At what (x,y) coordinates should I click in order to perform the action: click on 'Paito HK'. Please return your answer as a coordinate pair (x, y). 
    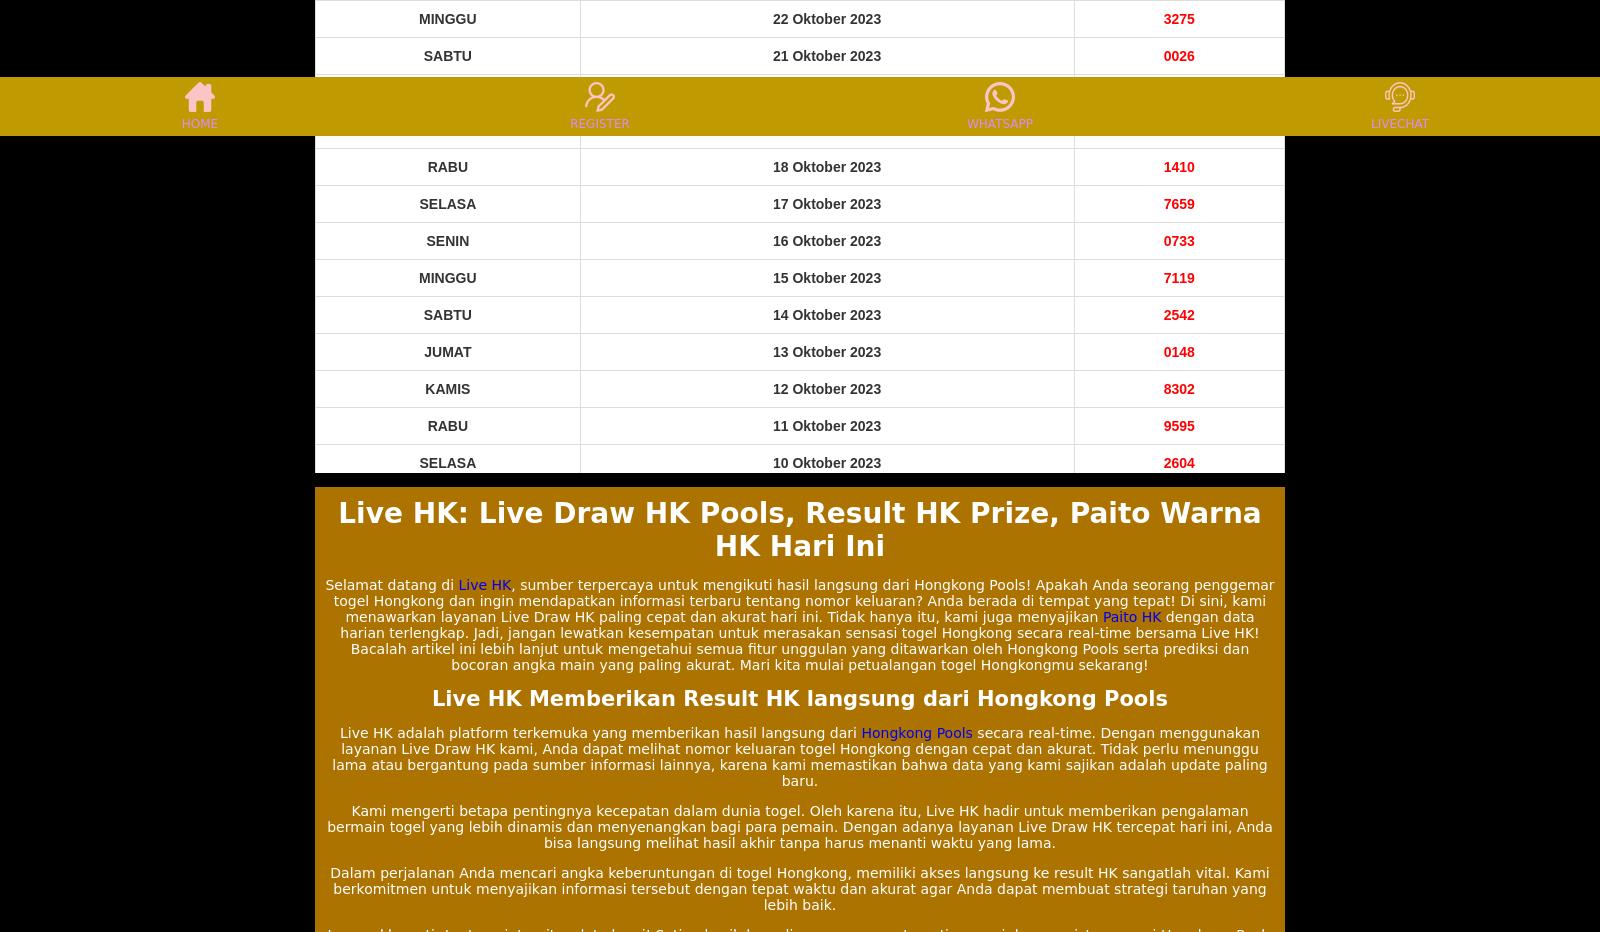
    Looking at the image, I should click on (1131, 615).